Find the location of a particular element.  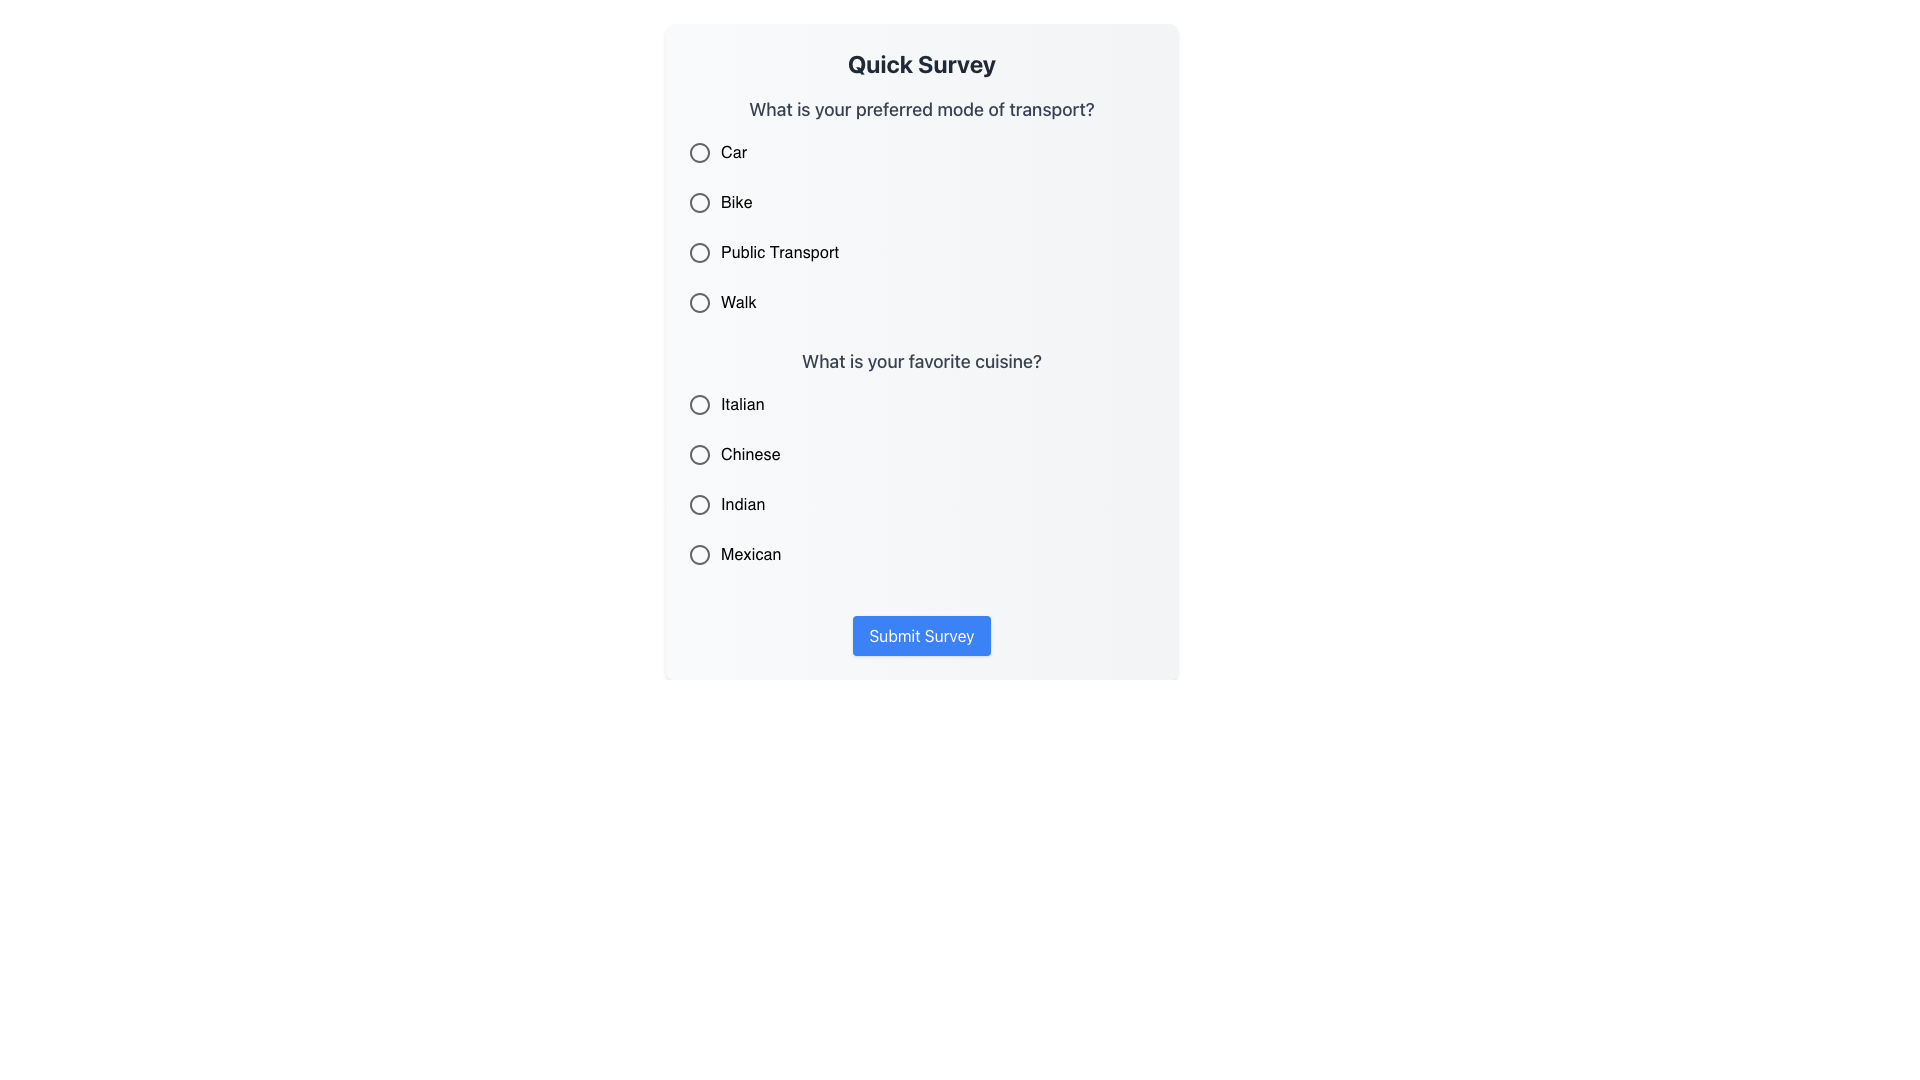

the 'Mexican' radio button located under the question 'What is your favorite cuisine?' is located at coordinates (700, 555).